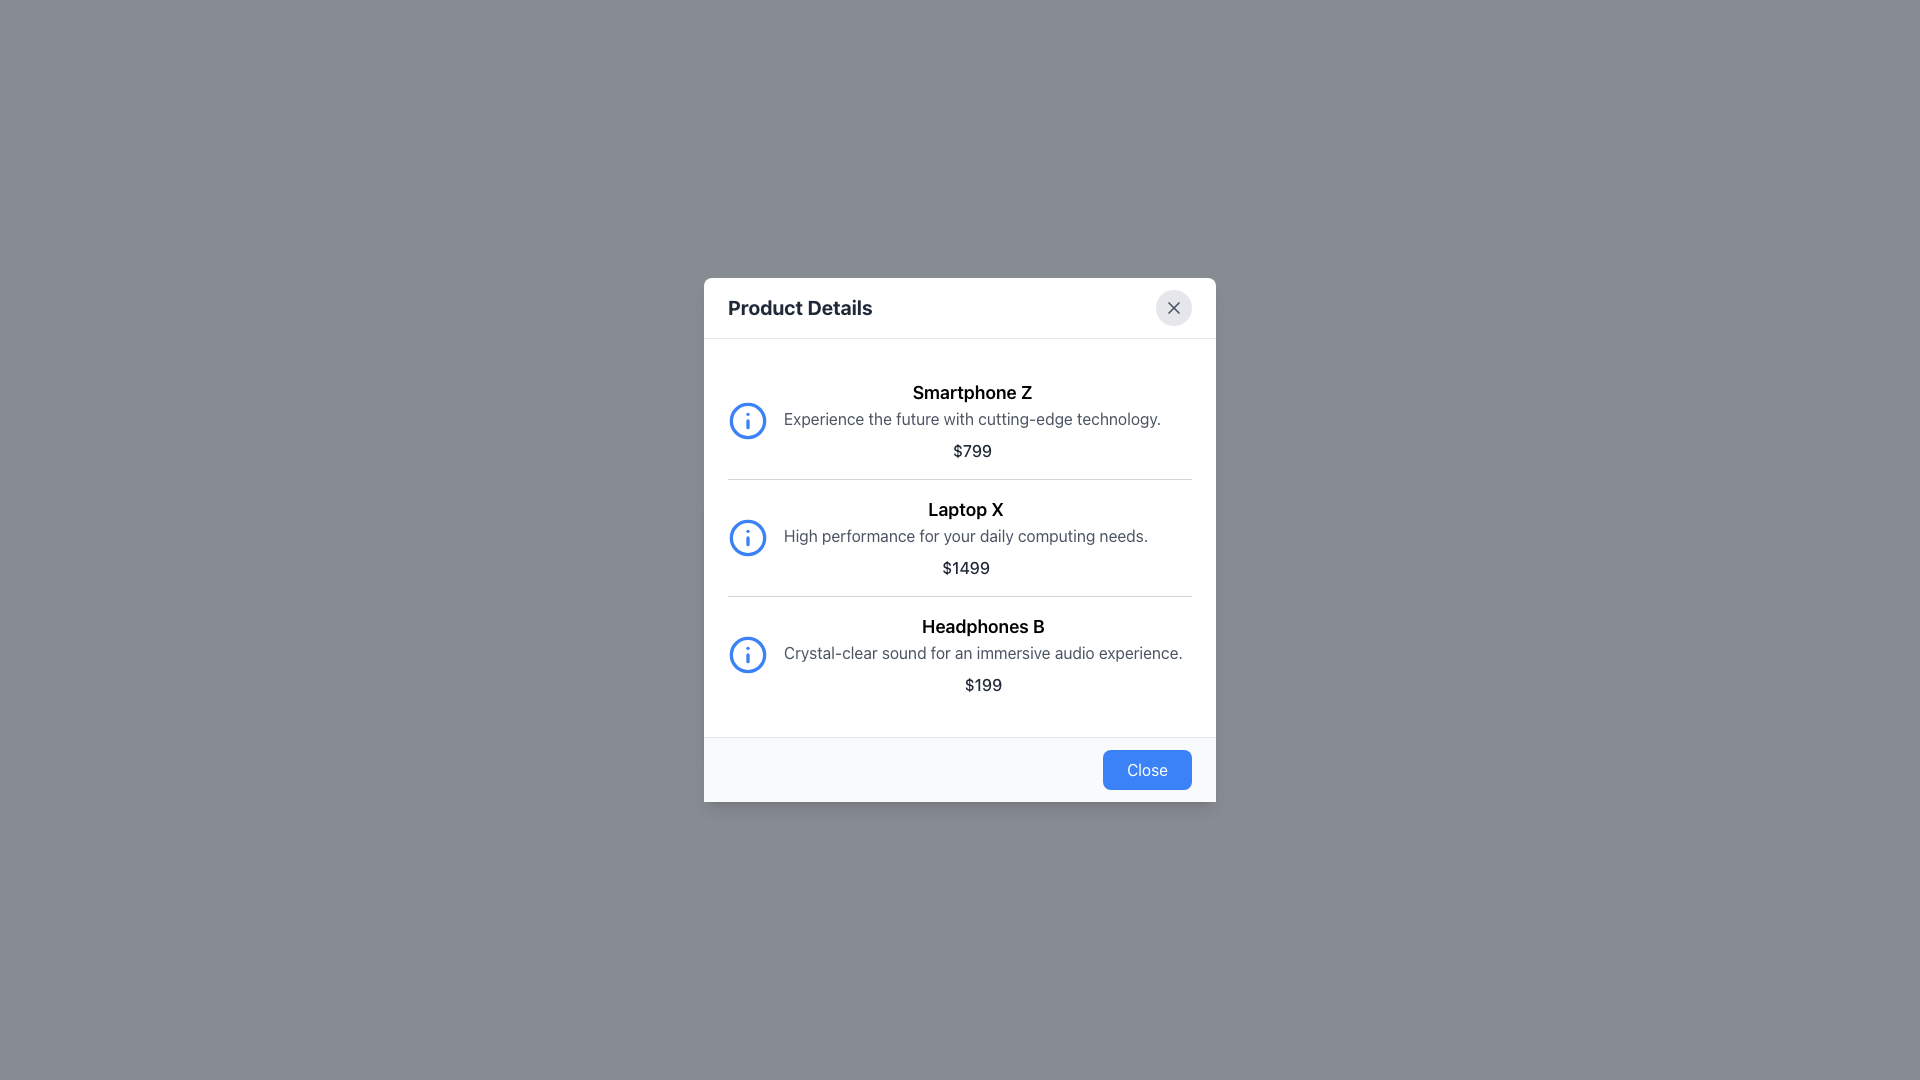 The image size is (1920, 1080). I want to click on the text element that reads 'High performance for your daily computing needs.' located under the heading 'Laptop X' and above the price '$1499', so click(966, 535).